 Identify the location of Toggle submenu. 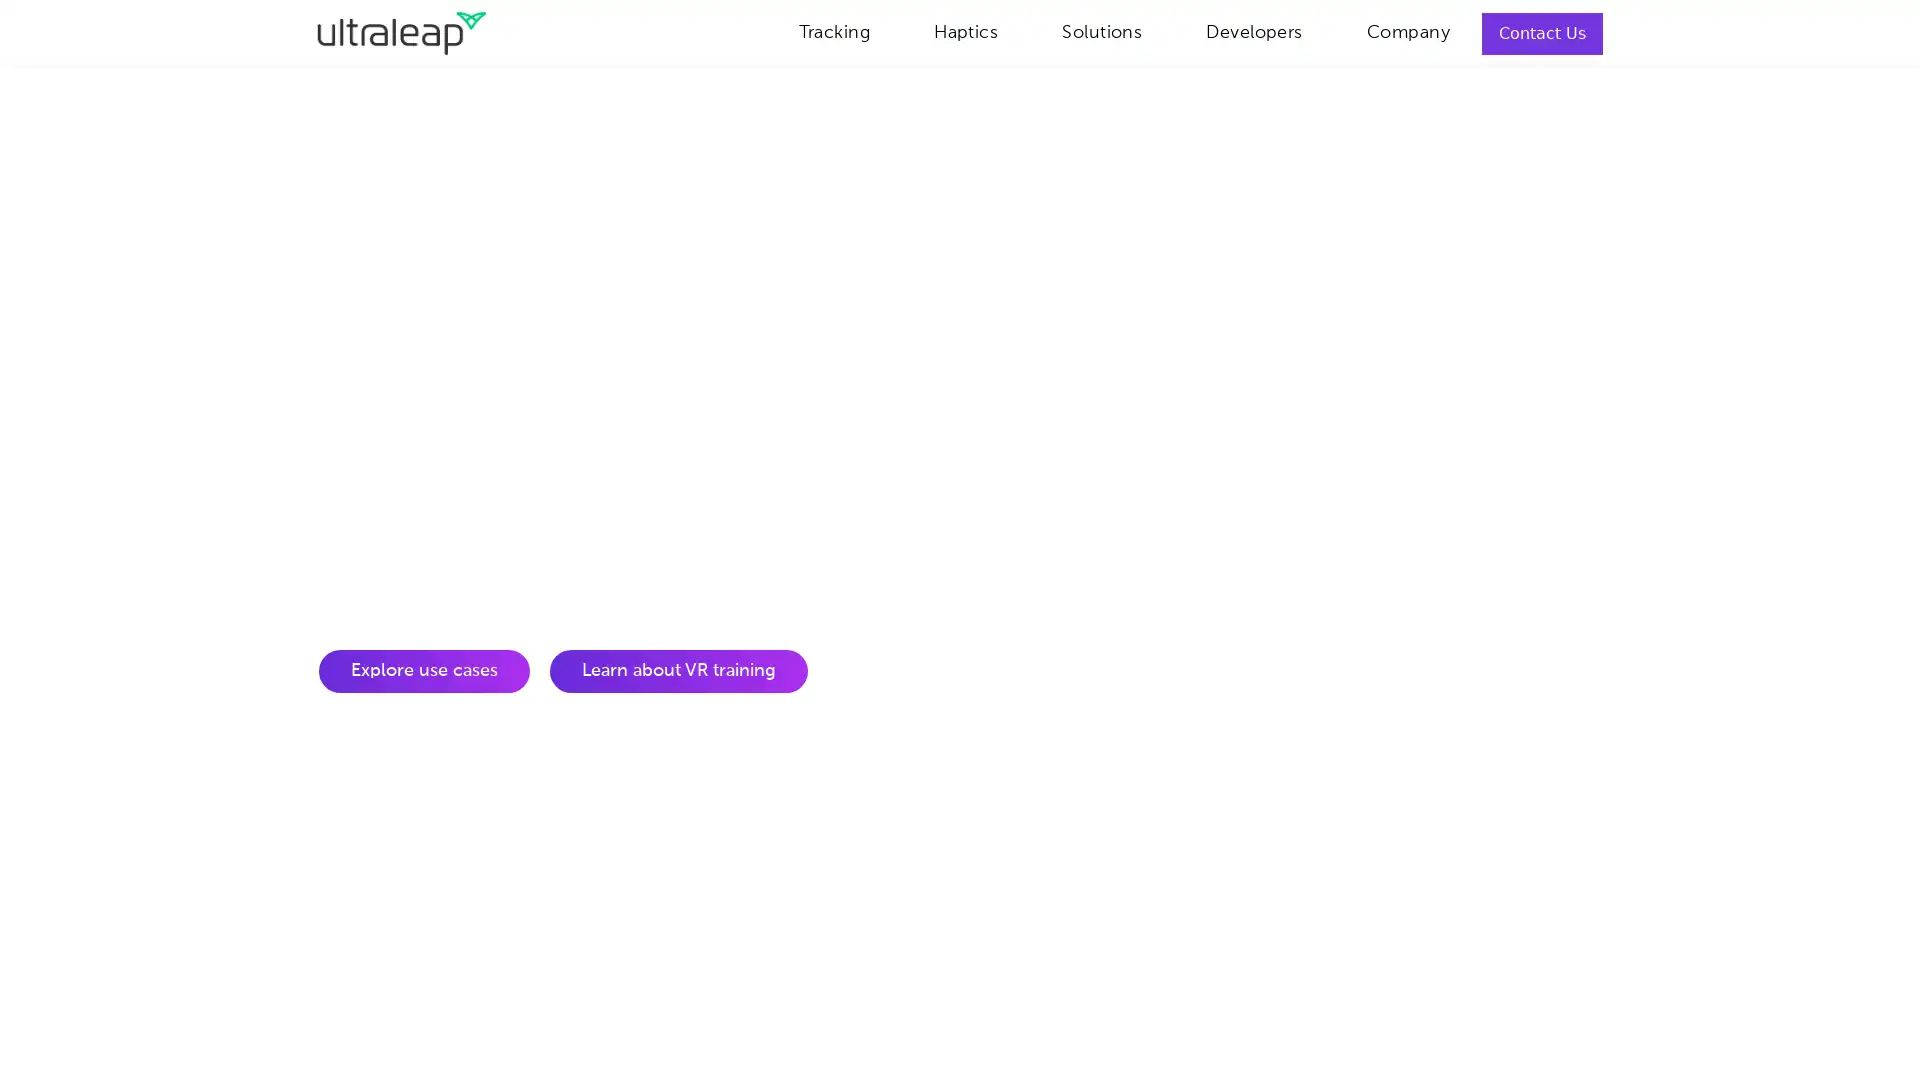
(1473, 30).